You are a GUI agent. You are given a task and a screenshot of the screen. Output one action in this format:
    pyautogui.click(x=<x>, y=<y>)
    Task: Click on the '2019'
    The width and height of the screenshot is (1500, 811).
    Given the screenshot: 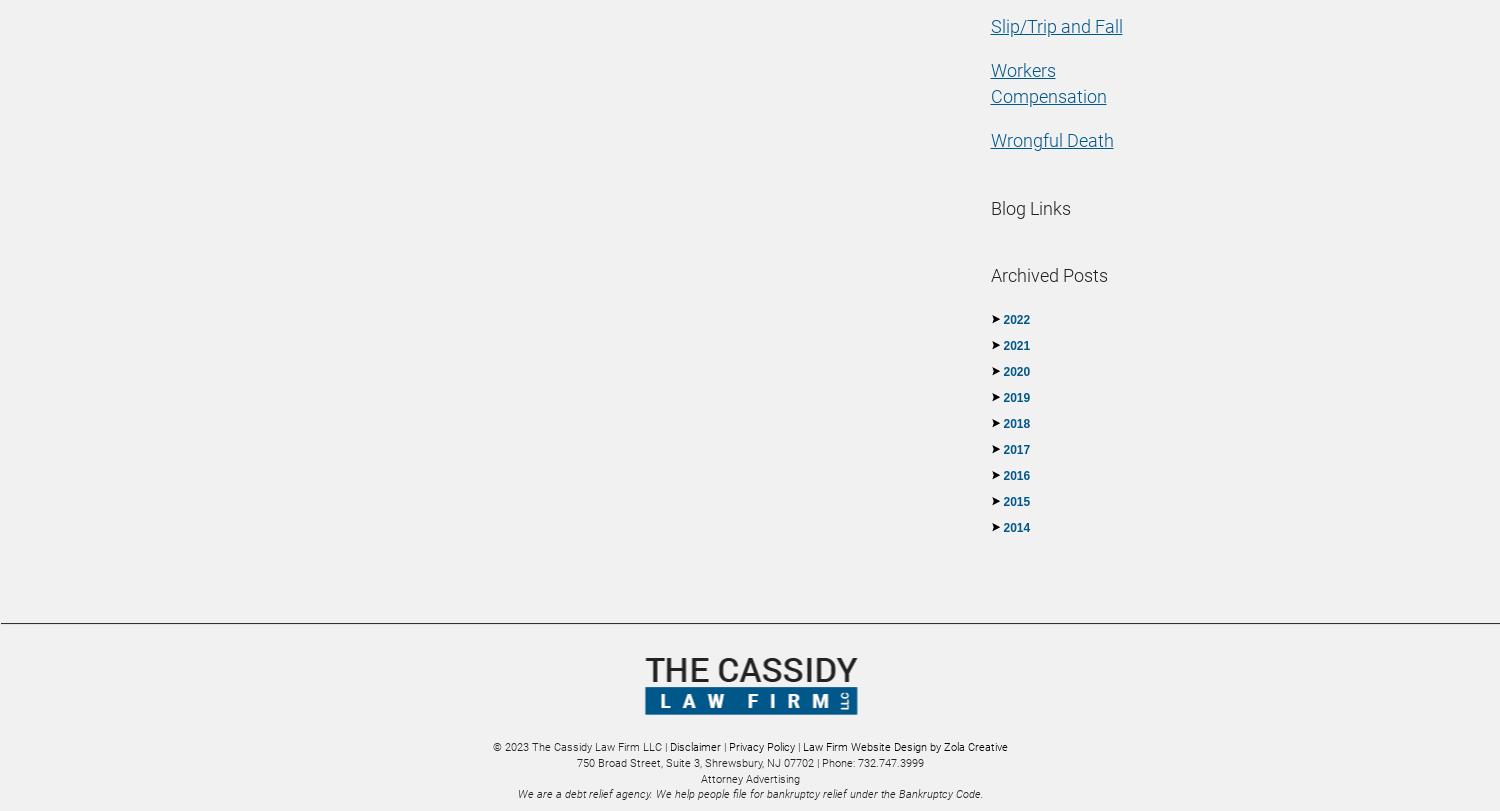 What is the action you would take?
    pyautogui.click(x=1016, y=398)
    